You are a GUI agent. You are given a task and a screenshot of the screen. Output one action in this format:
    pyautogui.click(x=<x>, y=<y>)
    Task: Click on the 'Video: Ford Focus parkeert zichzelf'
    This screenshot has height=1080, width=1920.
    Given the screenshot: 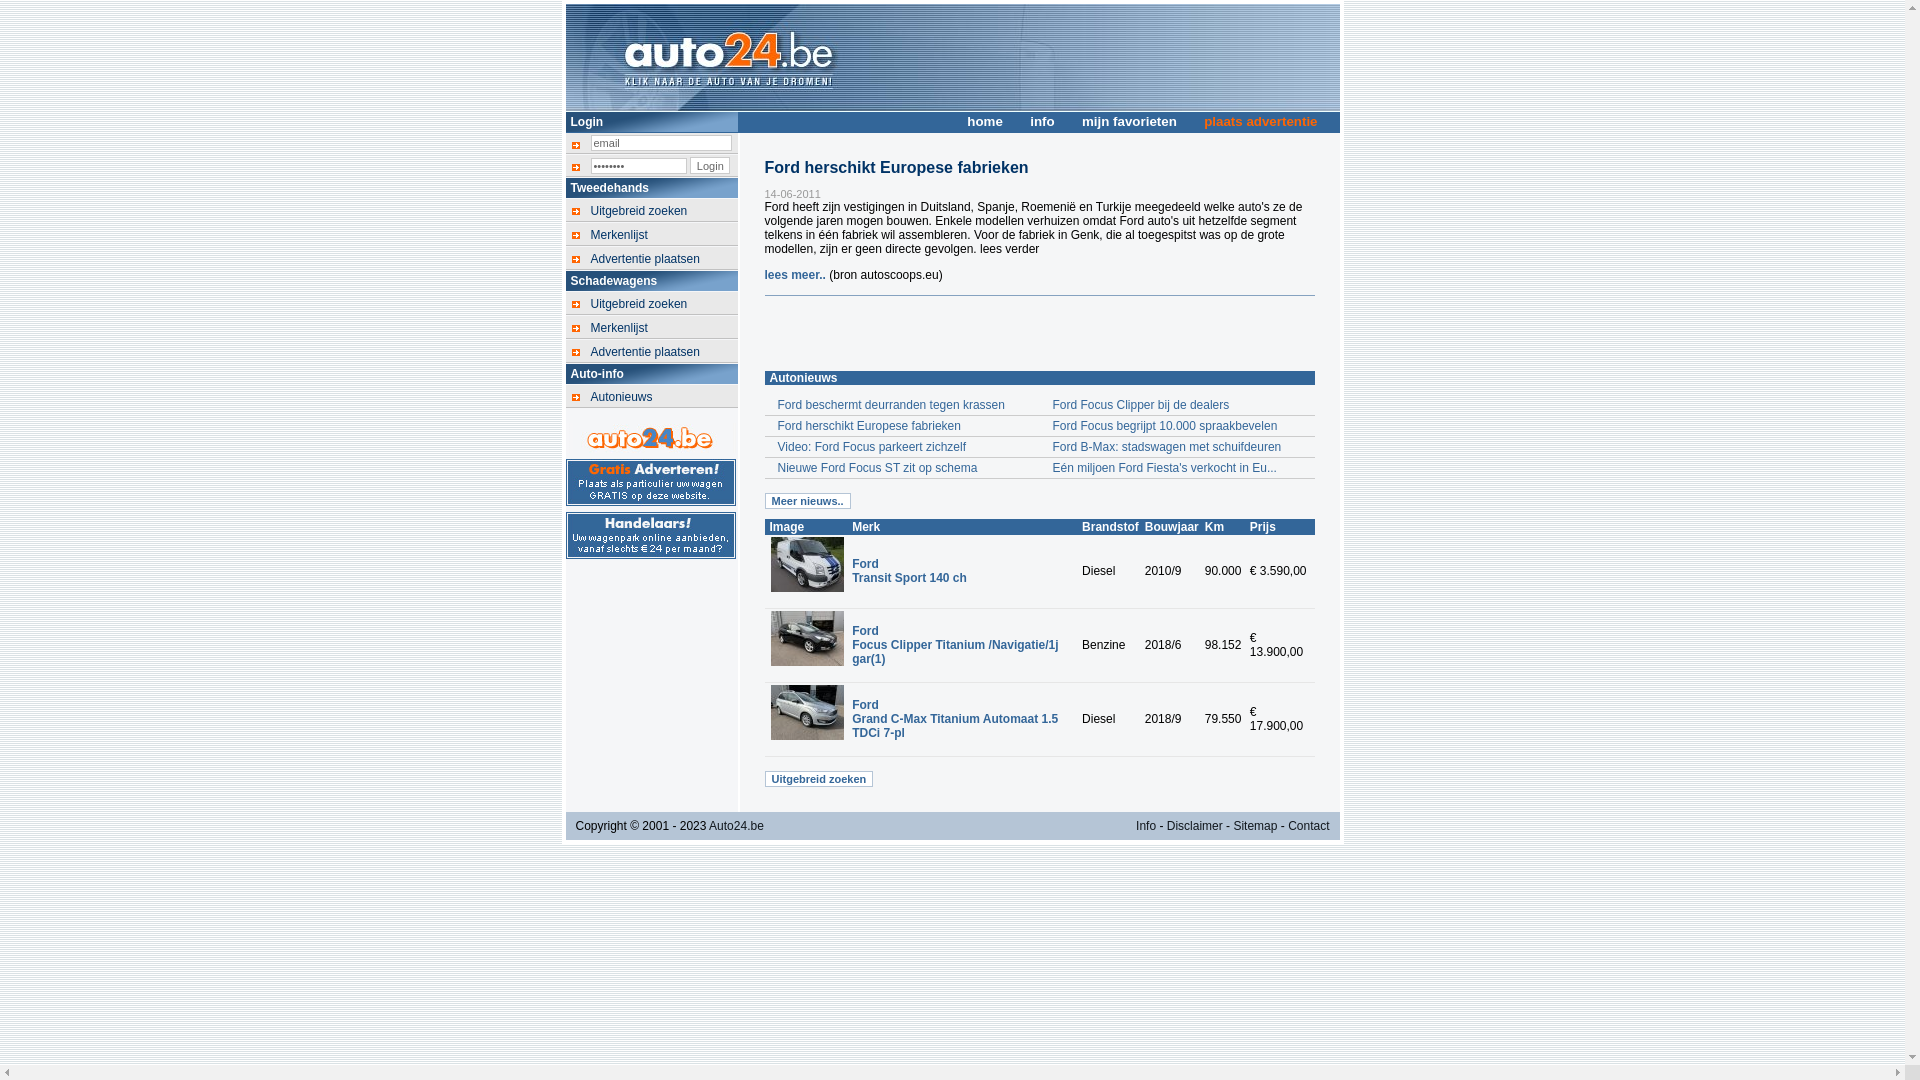 What is the action you would take?
    pyautogui.click(x=900, y=446)
    